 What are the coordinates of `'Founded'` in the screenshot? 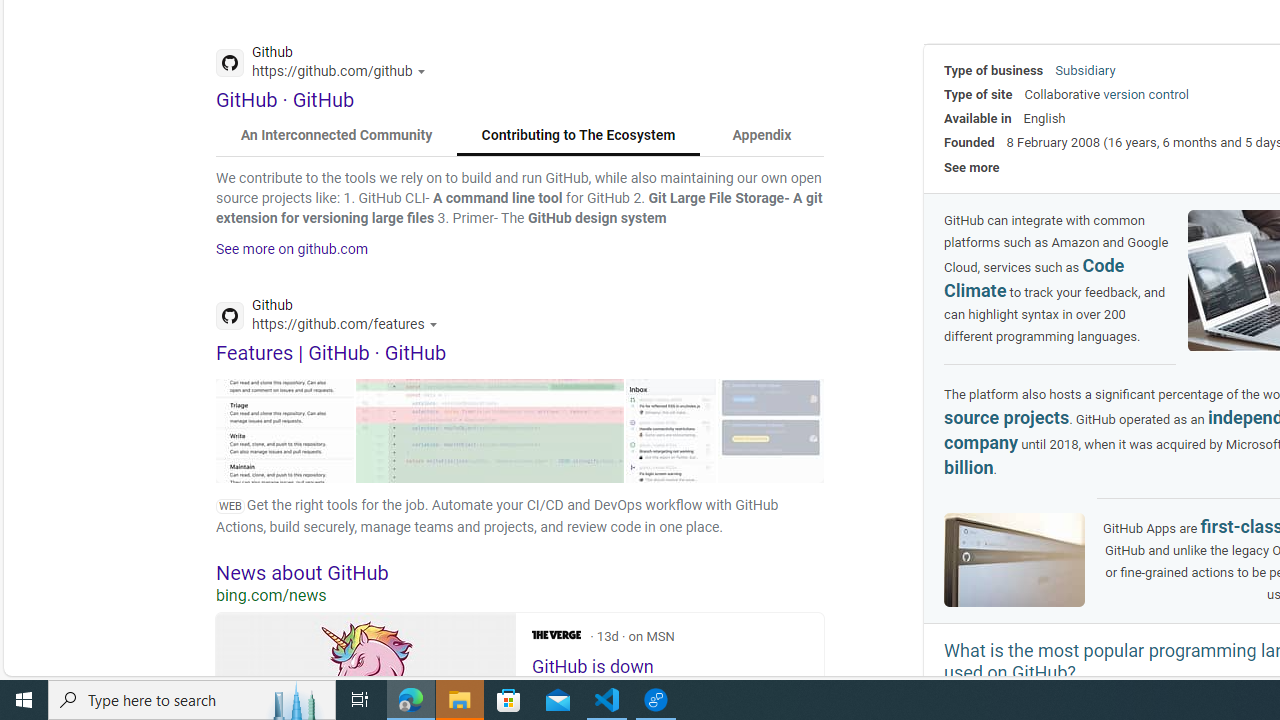 It's located at (969, 141).